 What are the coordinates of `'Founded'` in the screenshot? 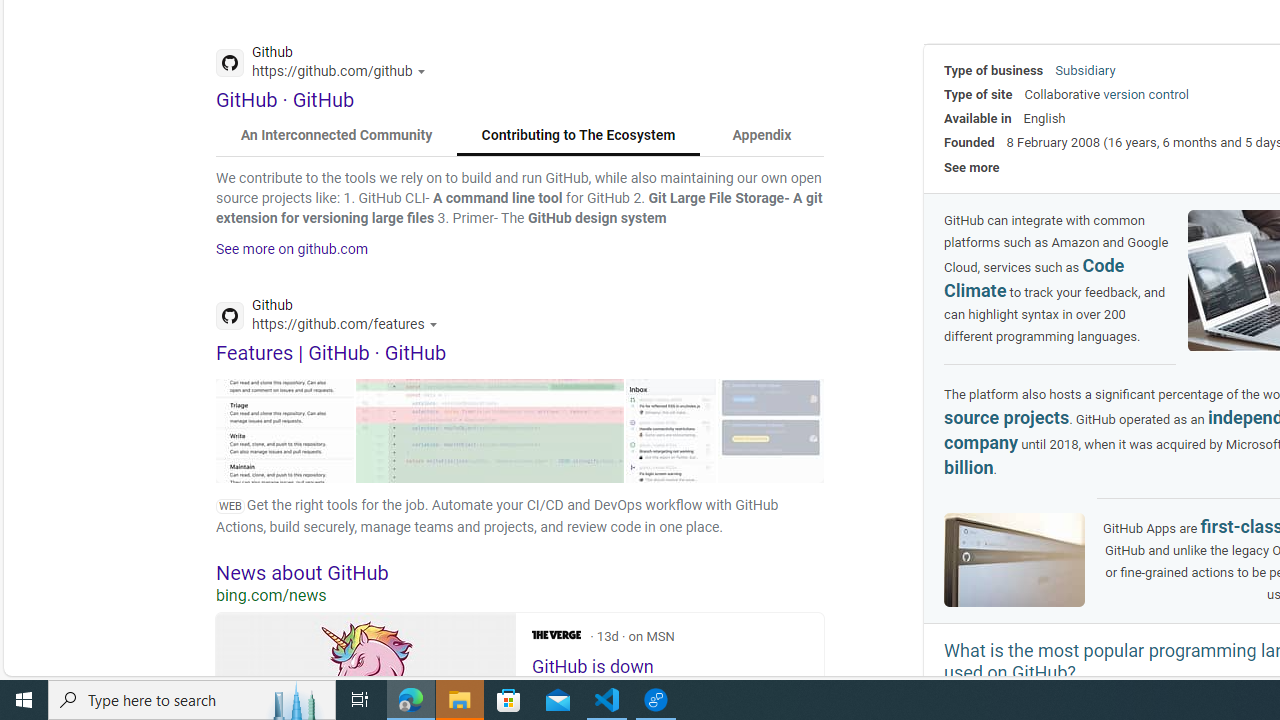 It's located at (969, 141).